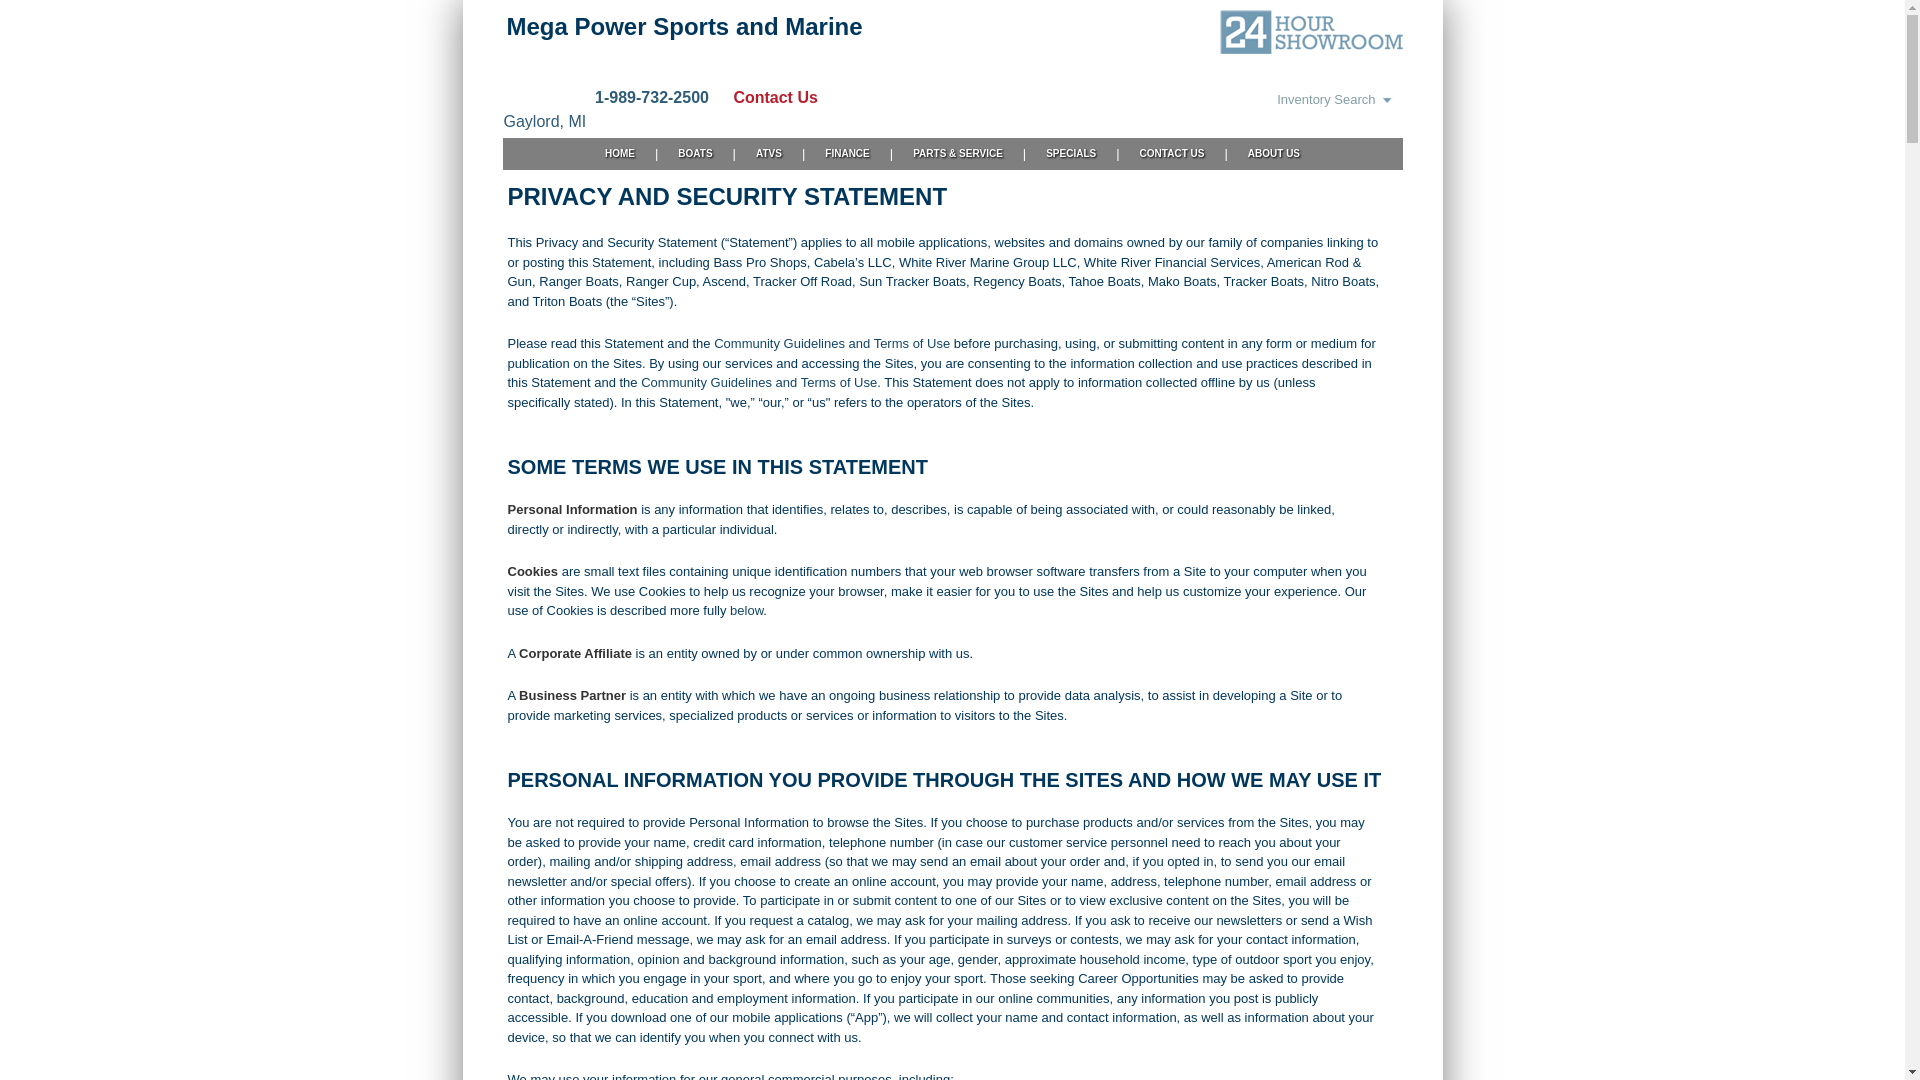  Describe the element at coordinates (1069, 153) in the screenshot. I see `'SPECIALS'` at that location.